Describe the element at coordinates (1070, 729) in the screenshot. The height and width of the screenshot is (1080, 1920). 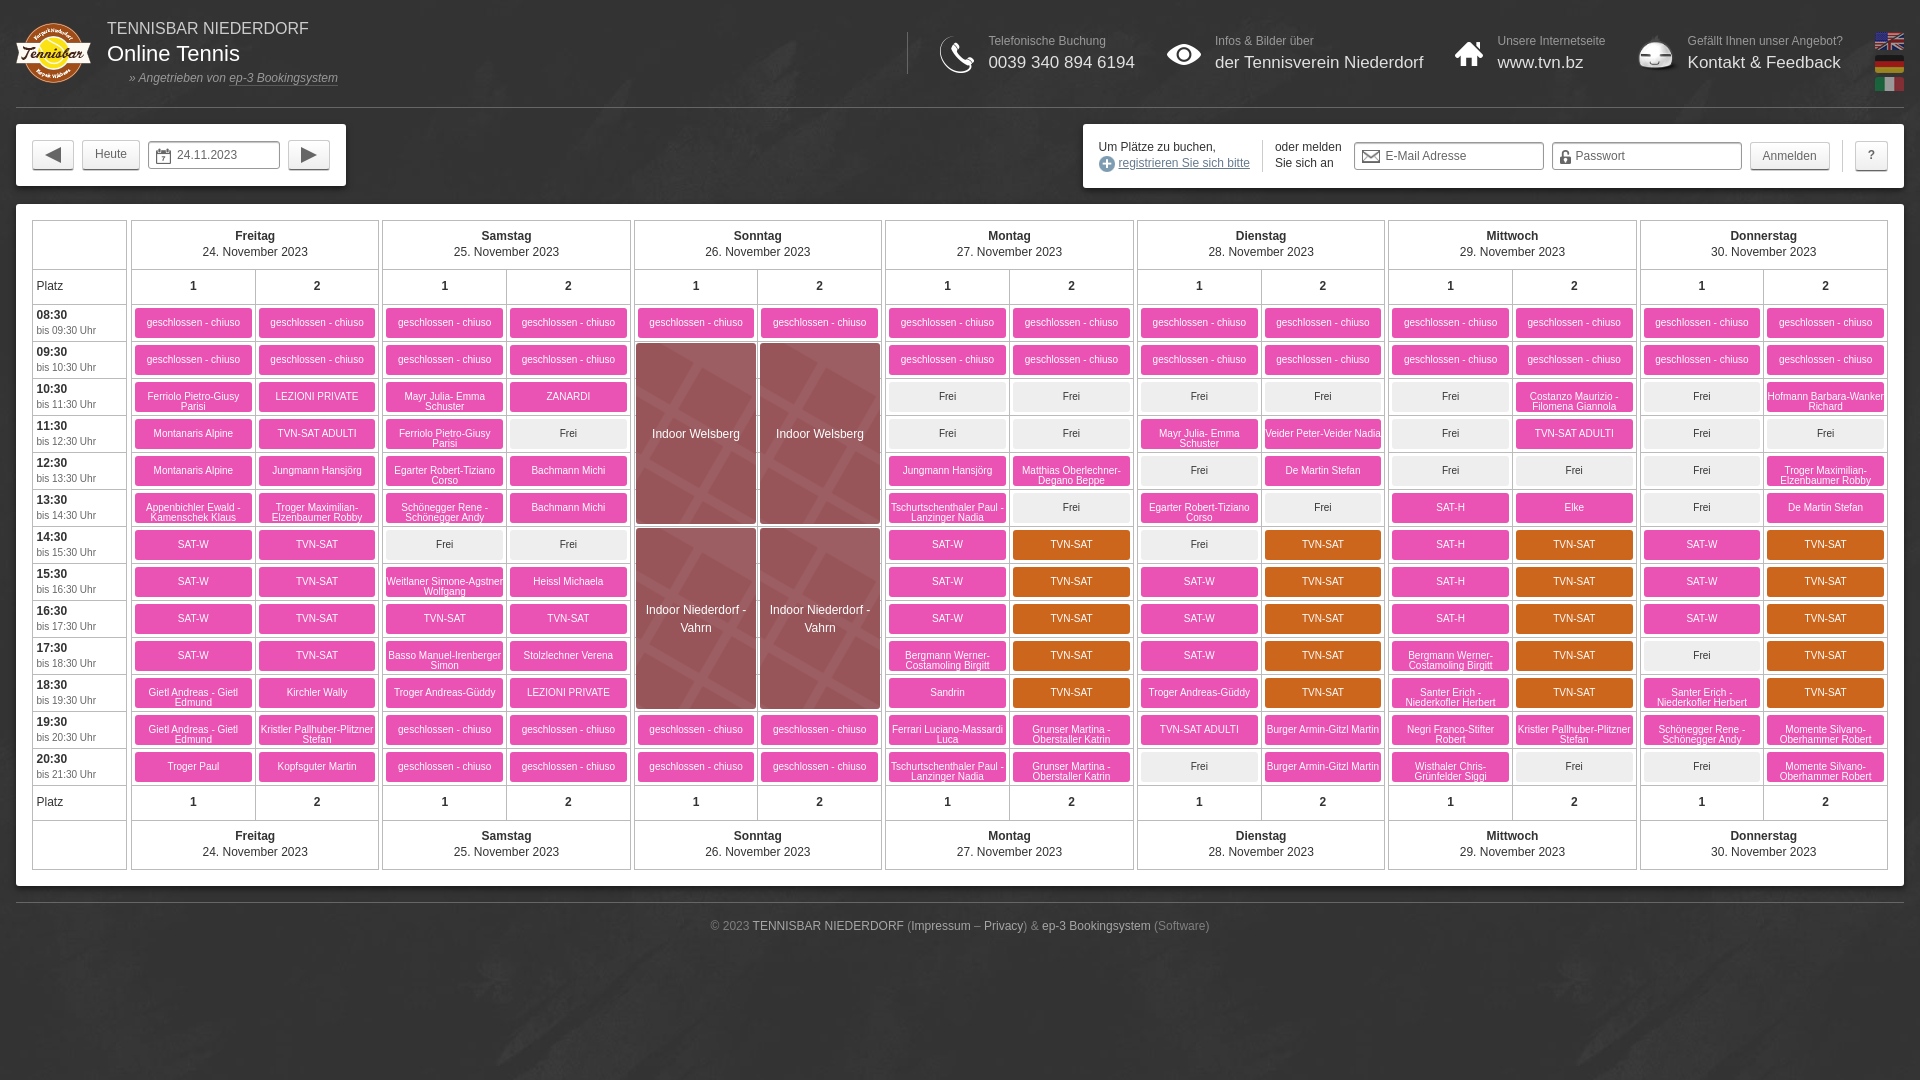
I see `'Grunser Martina - Oberstaller Katrin'` at that location.